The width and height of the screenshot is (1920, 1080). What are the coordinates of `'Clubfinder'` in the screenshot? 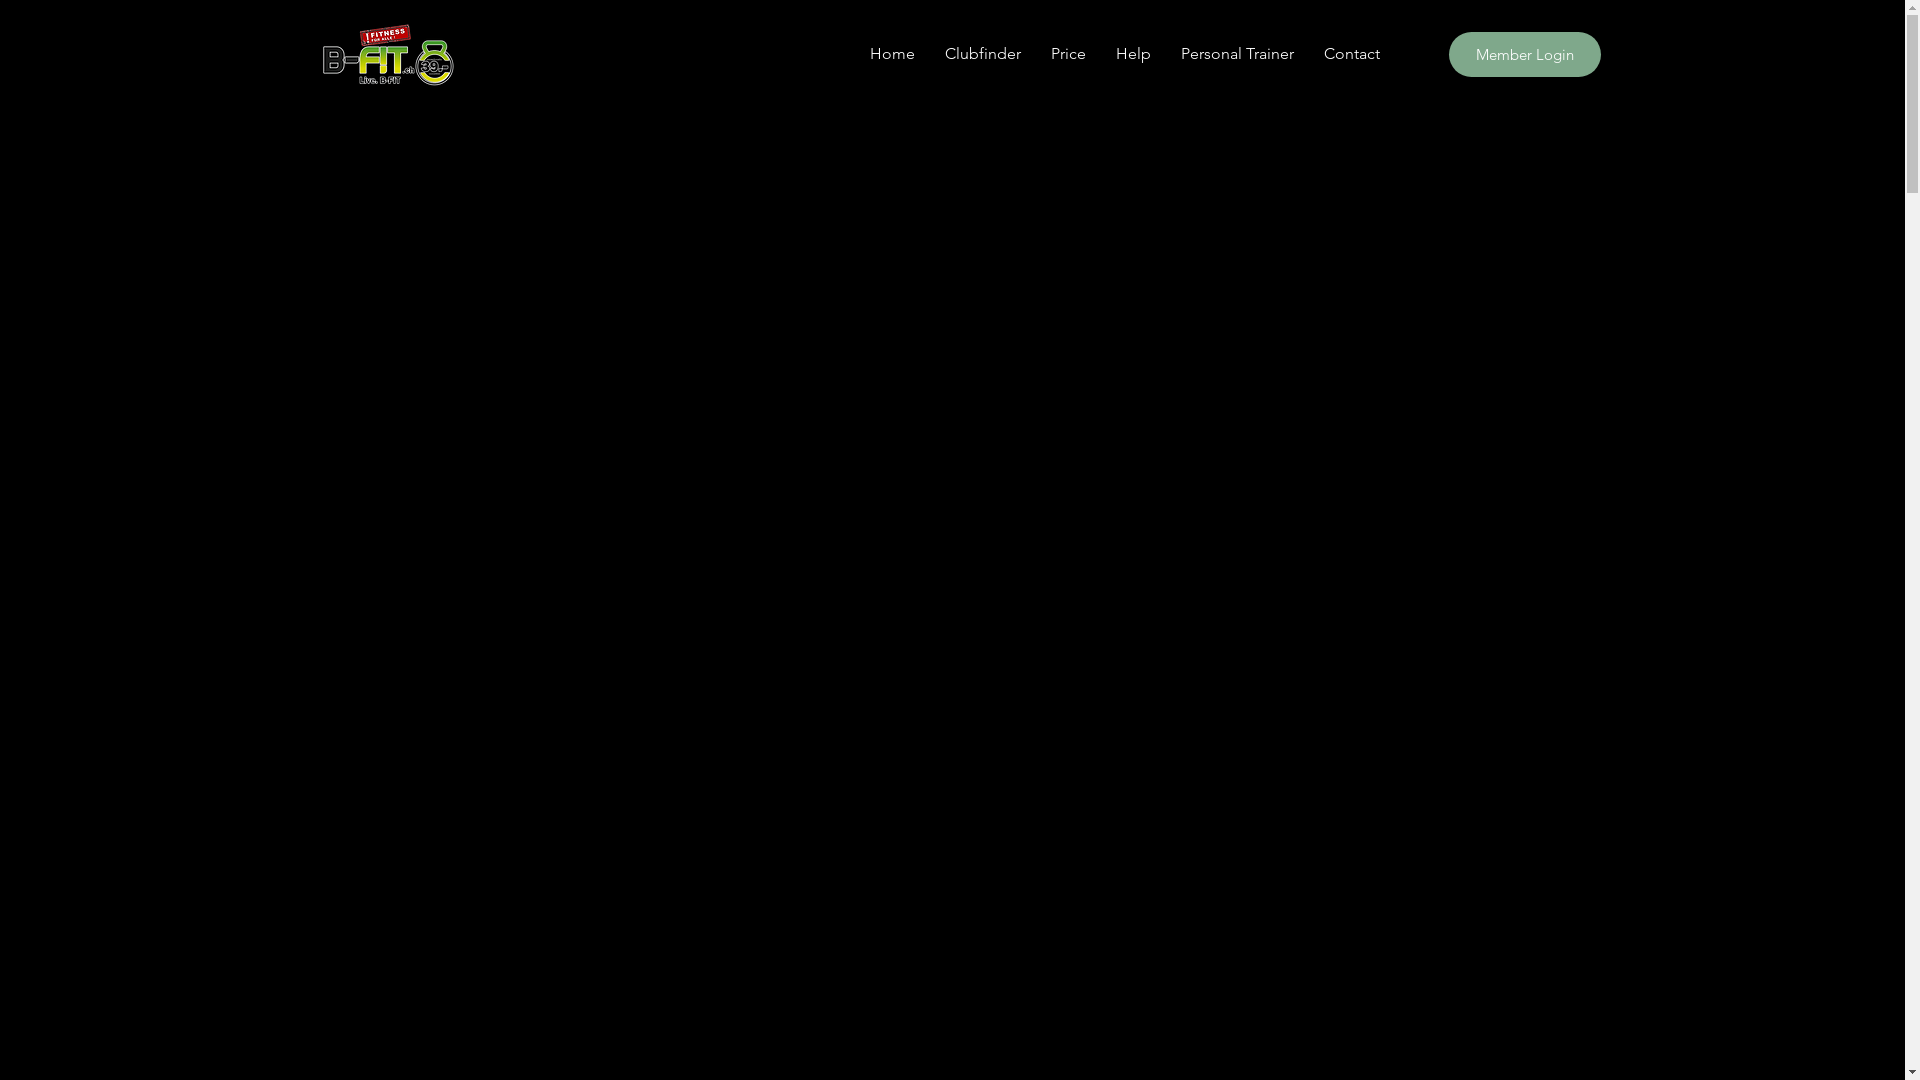 It's located at (983, 53).